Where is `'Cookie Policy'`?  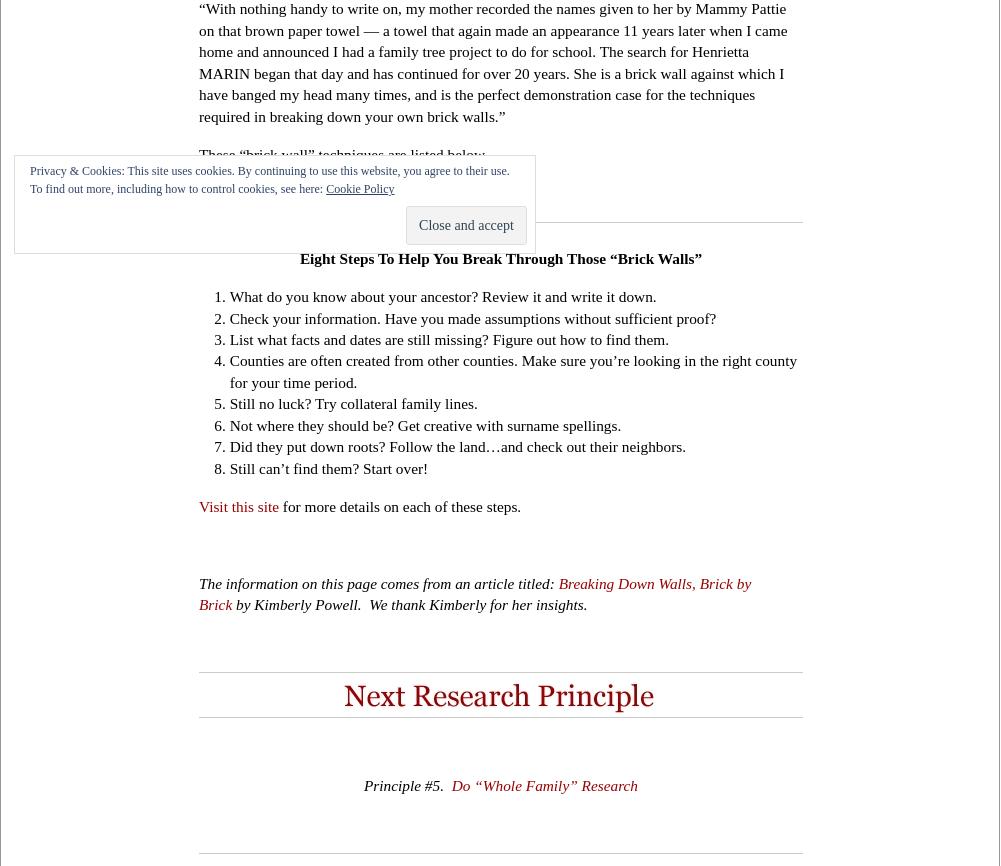
'Cookie Policy' is located at coordinates (358, 188).